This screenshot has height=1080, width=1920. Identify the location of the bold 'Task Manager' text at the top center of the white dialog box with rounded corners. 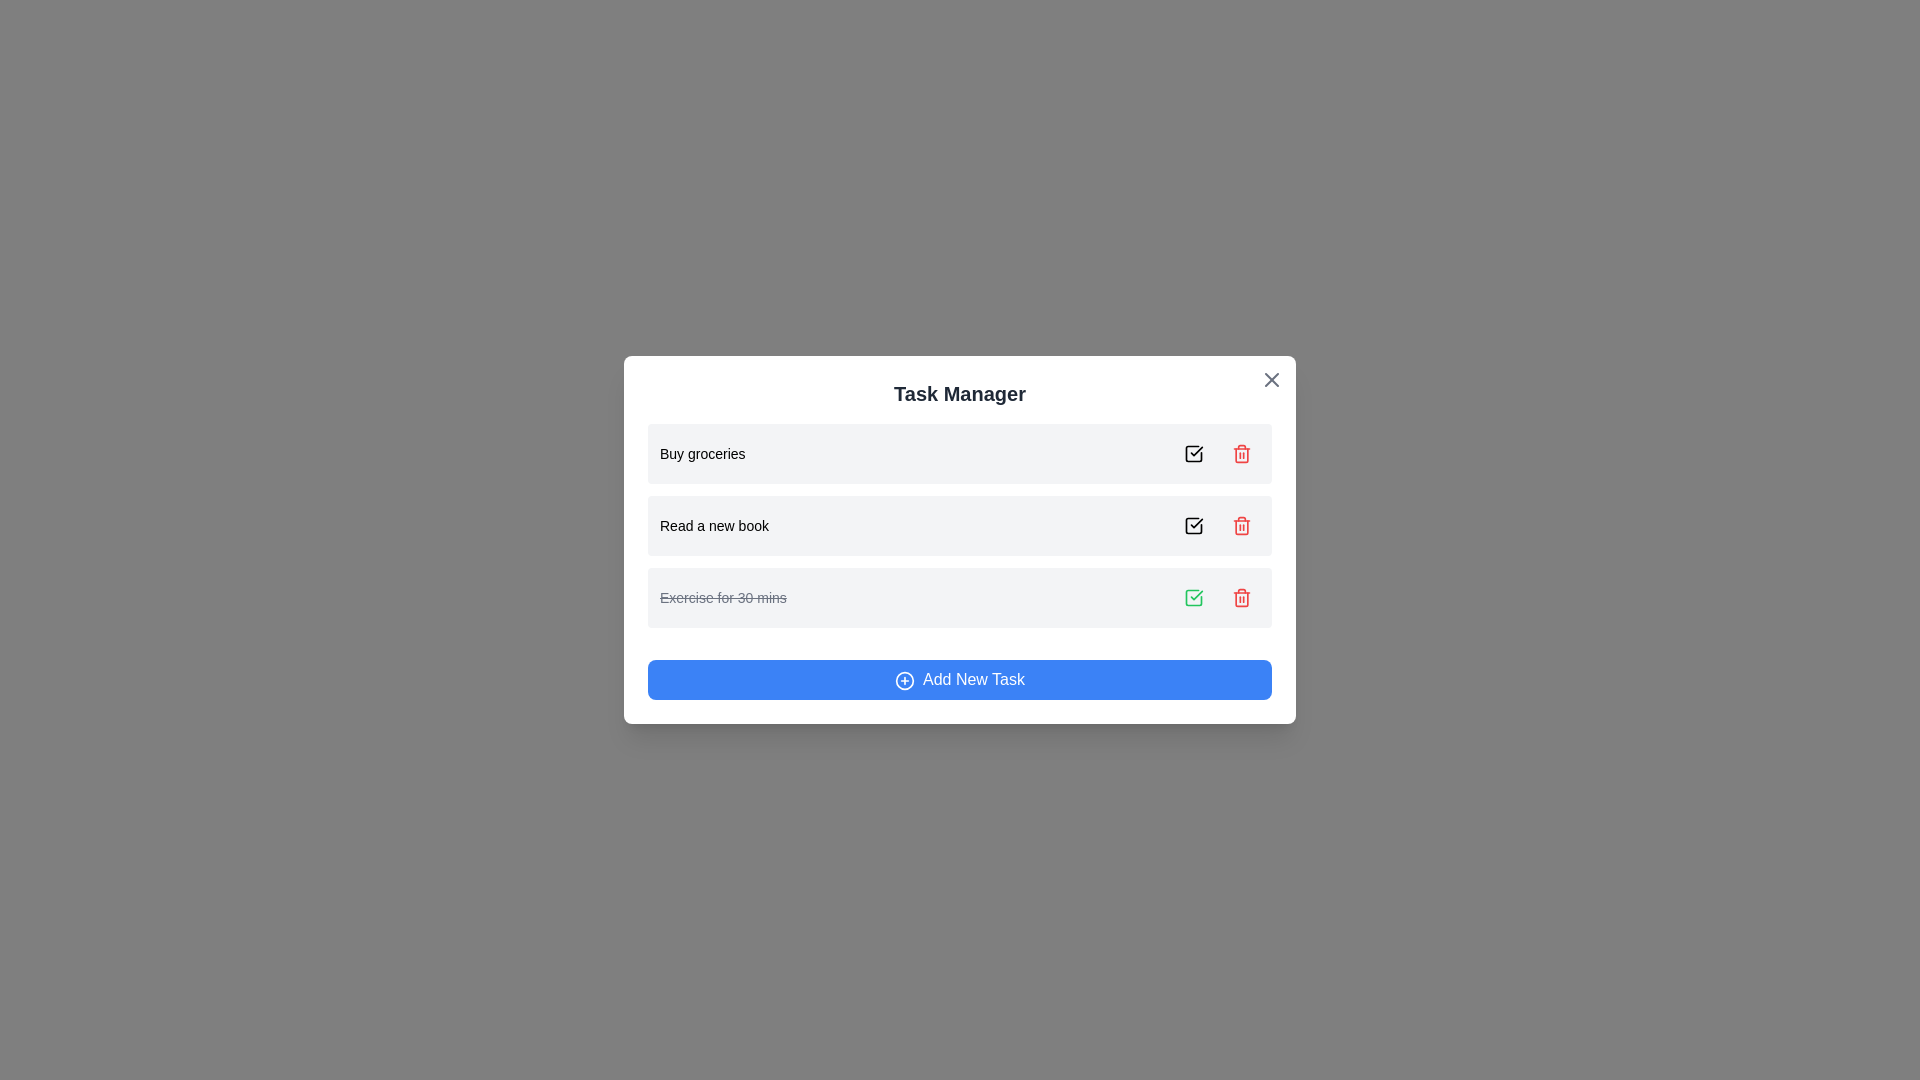
(960, 393).